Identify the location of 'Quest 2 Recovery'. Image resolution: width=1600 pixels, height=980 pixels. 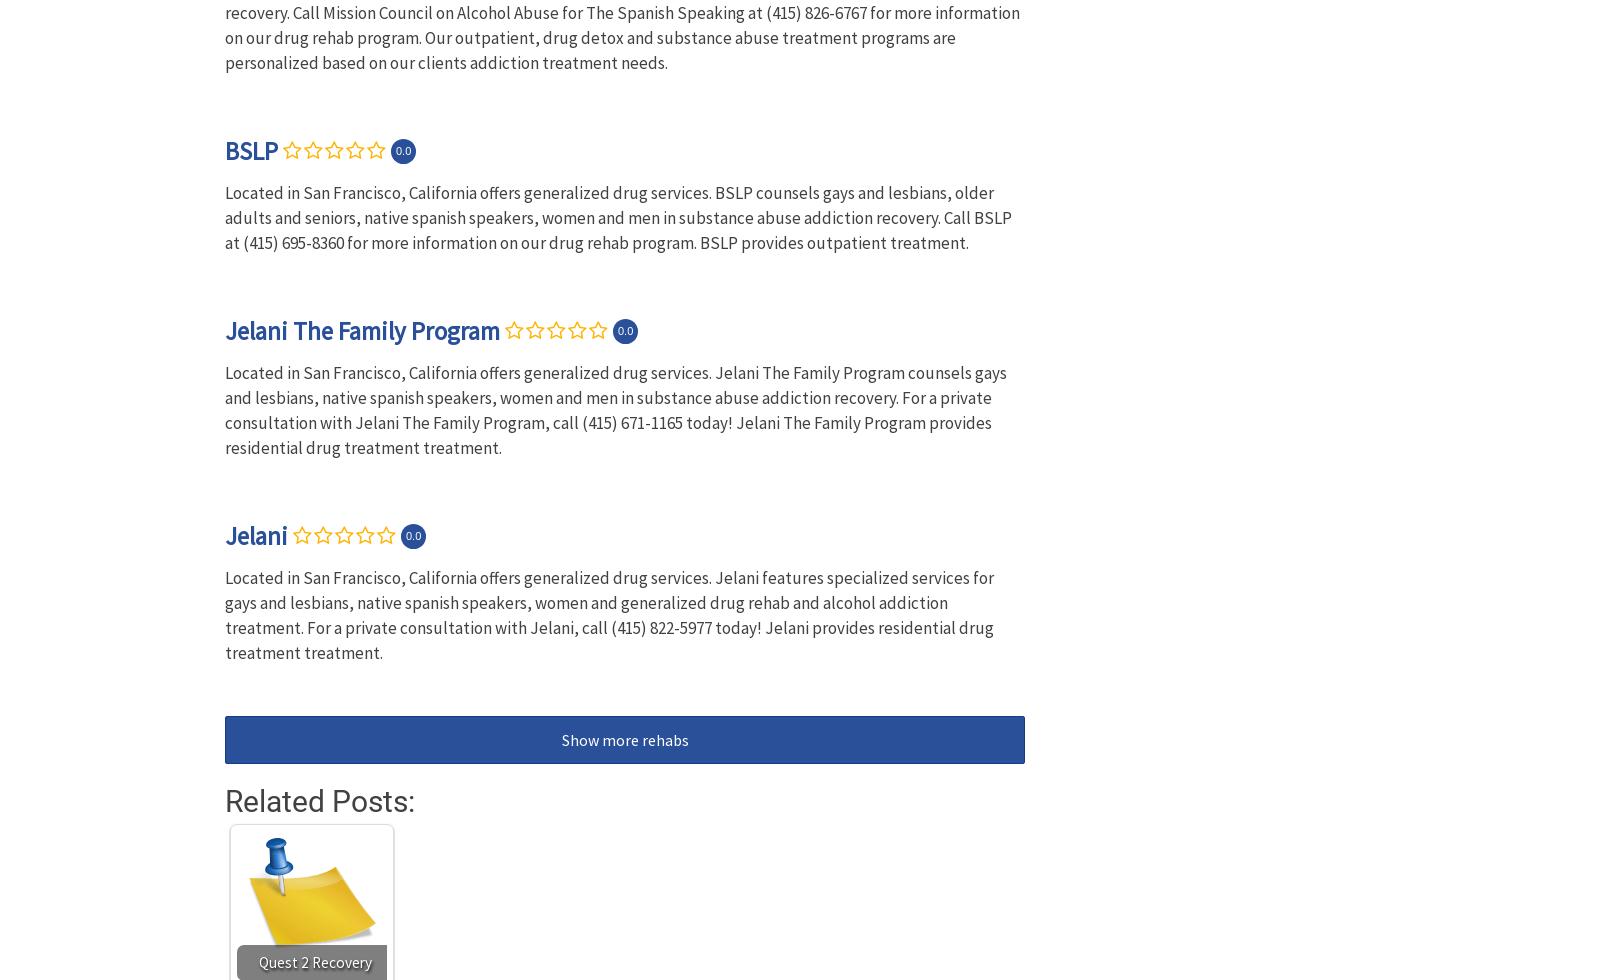
(314, 961).